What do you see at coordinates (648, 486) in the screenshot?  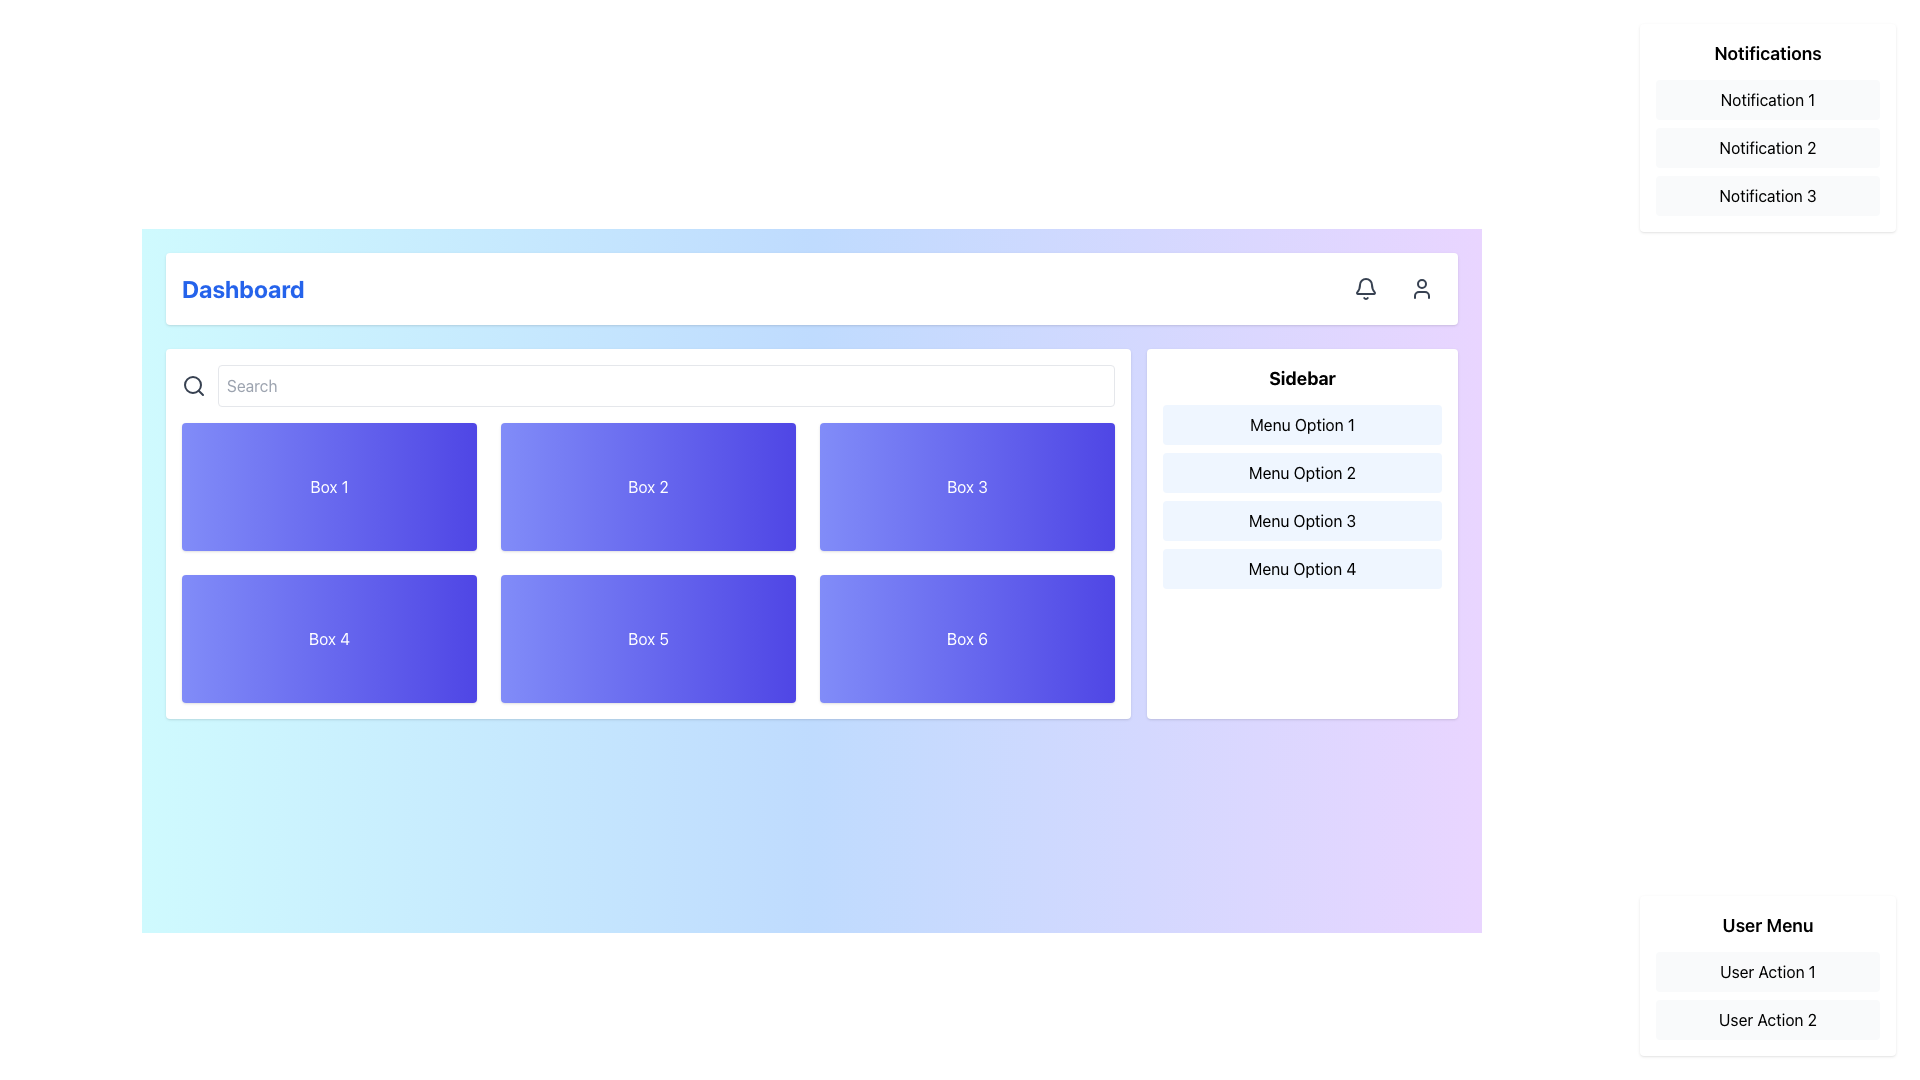 I see `the Static display box, which is the second element in a grid of six boxes, located in the top row and middle column` at bounding box center [648, 486].